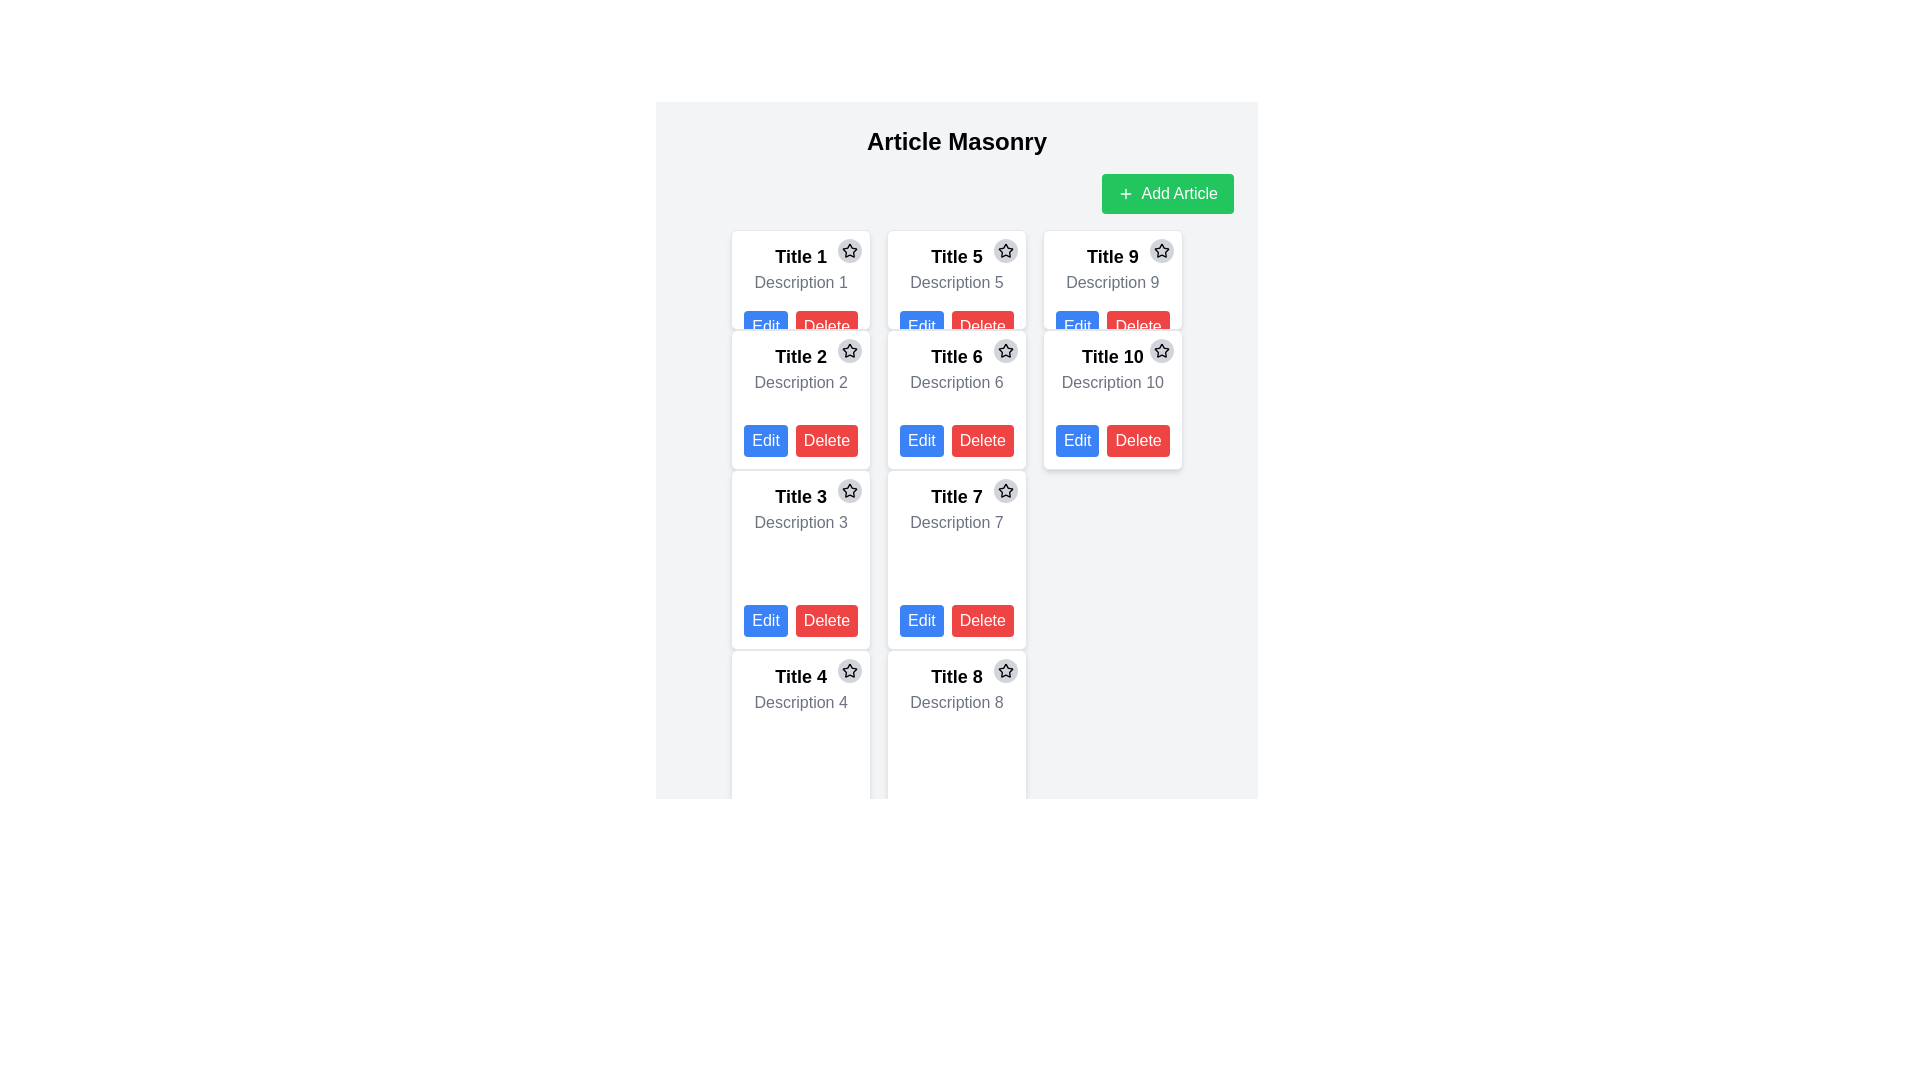 The width and height of the screenshot is (1920, 1080). I want to click on the vertical information card located in the top-left corner of the interface, which displays a title and description for an entity, along with action buttons for editing and deleting, so click(801, 280).